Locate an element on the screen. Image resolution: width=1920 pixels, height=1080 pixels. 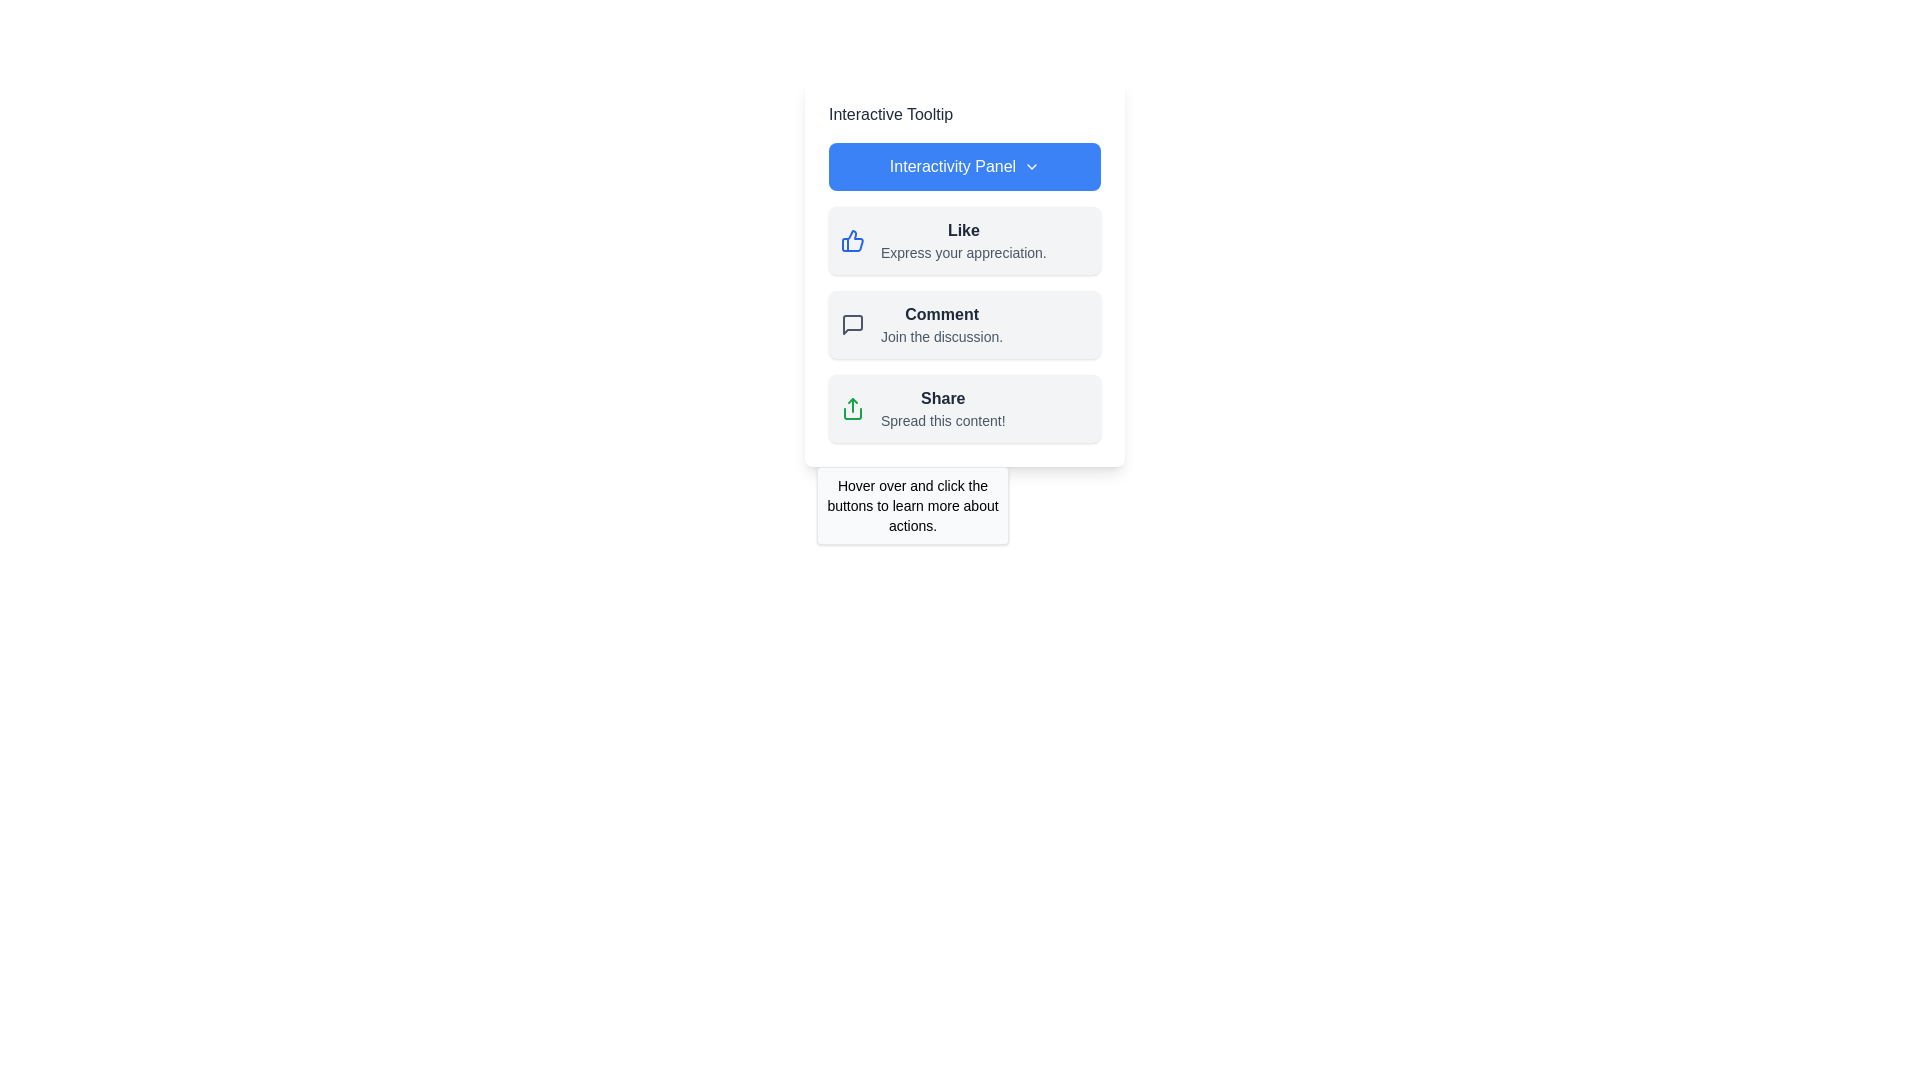
the 'Like' icon, which is a blue thumbs-up gesture located at the left side of the 'Like' text in the 'Interactive Tooltip' panel is located at coordinates (853, 239).